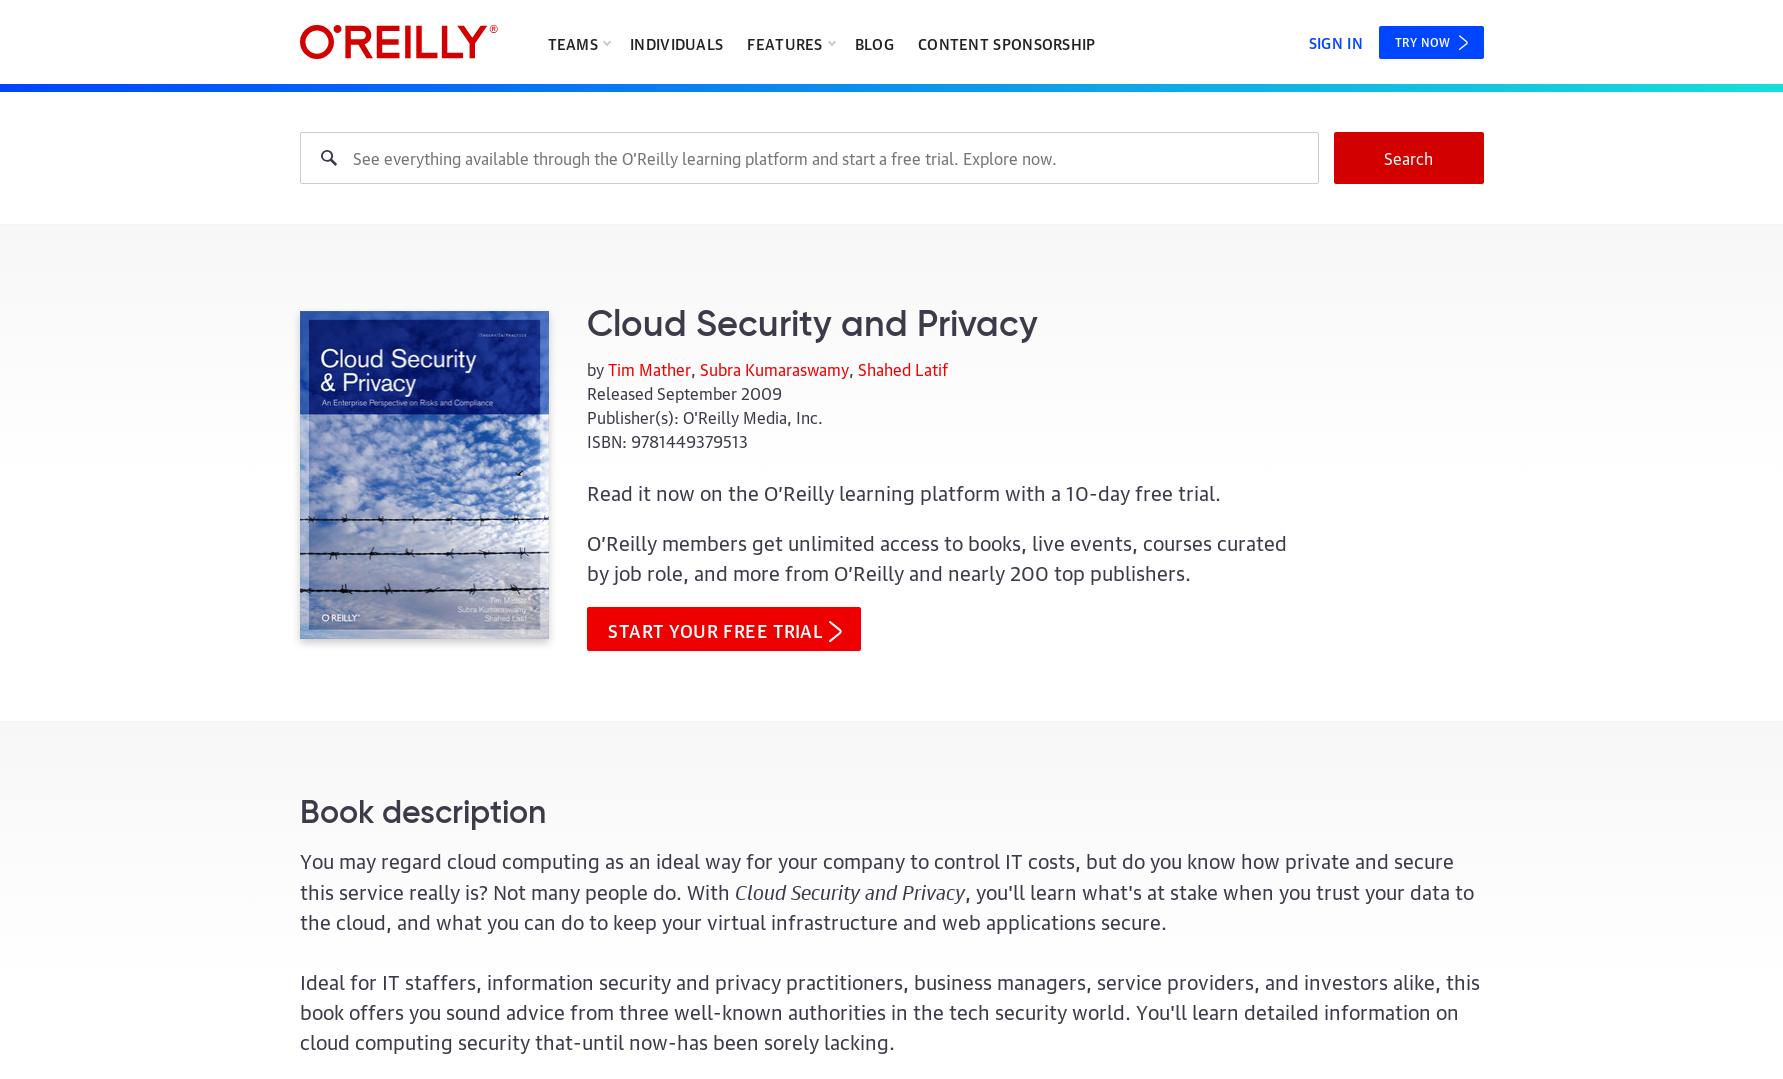  What do you see at coordinates (935, 555) in the screenshot?
I see `'O’Reilly members get unlimited access to books, live events, courses curated by job role, and more from O’Reilly and nearly'` at bounding box center [935, 555].